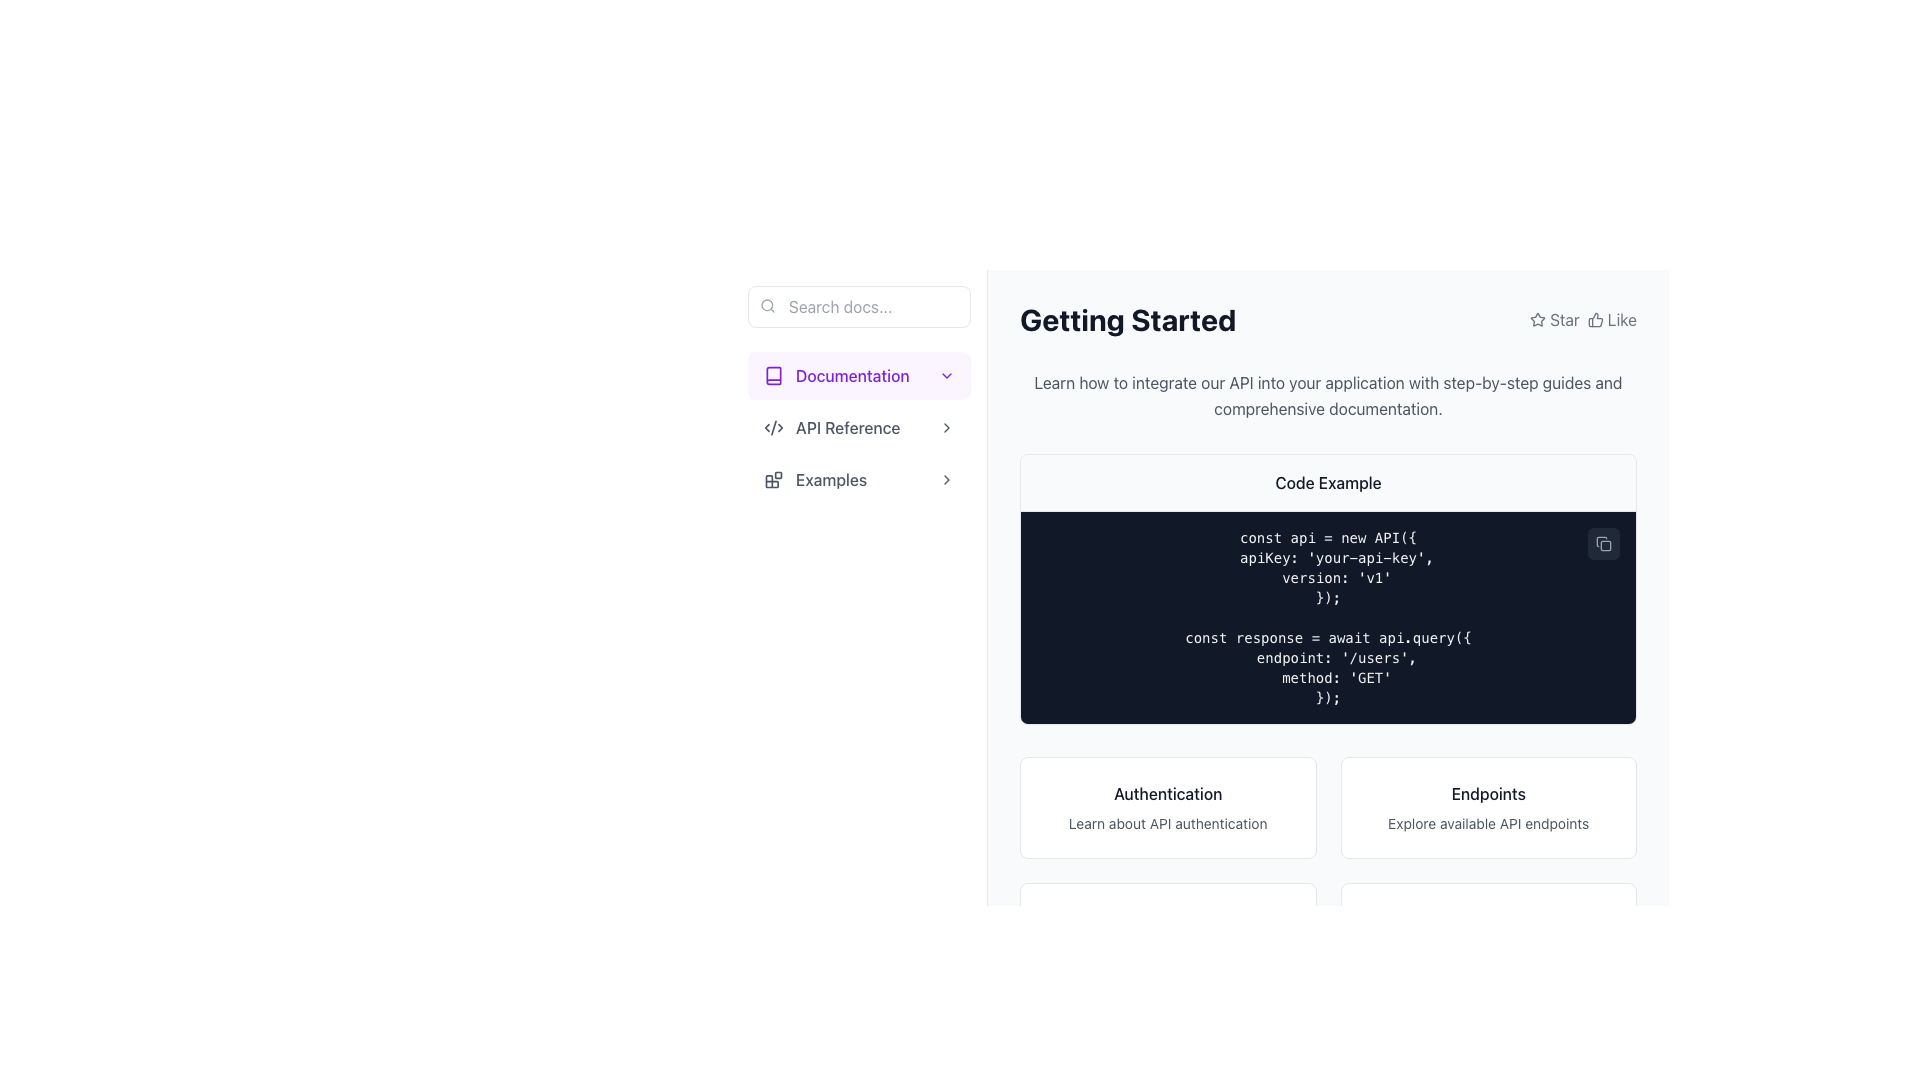 The image size is (1920, 1080). I want to click on text content of the 'Documentation' label, which is a medium-weight, purple-colored text element located in a lavender-highlighted box, so click(852, 375).